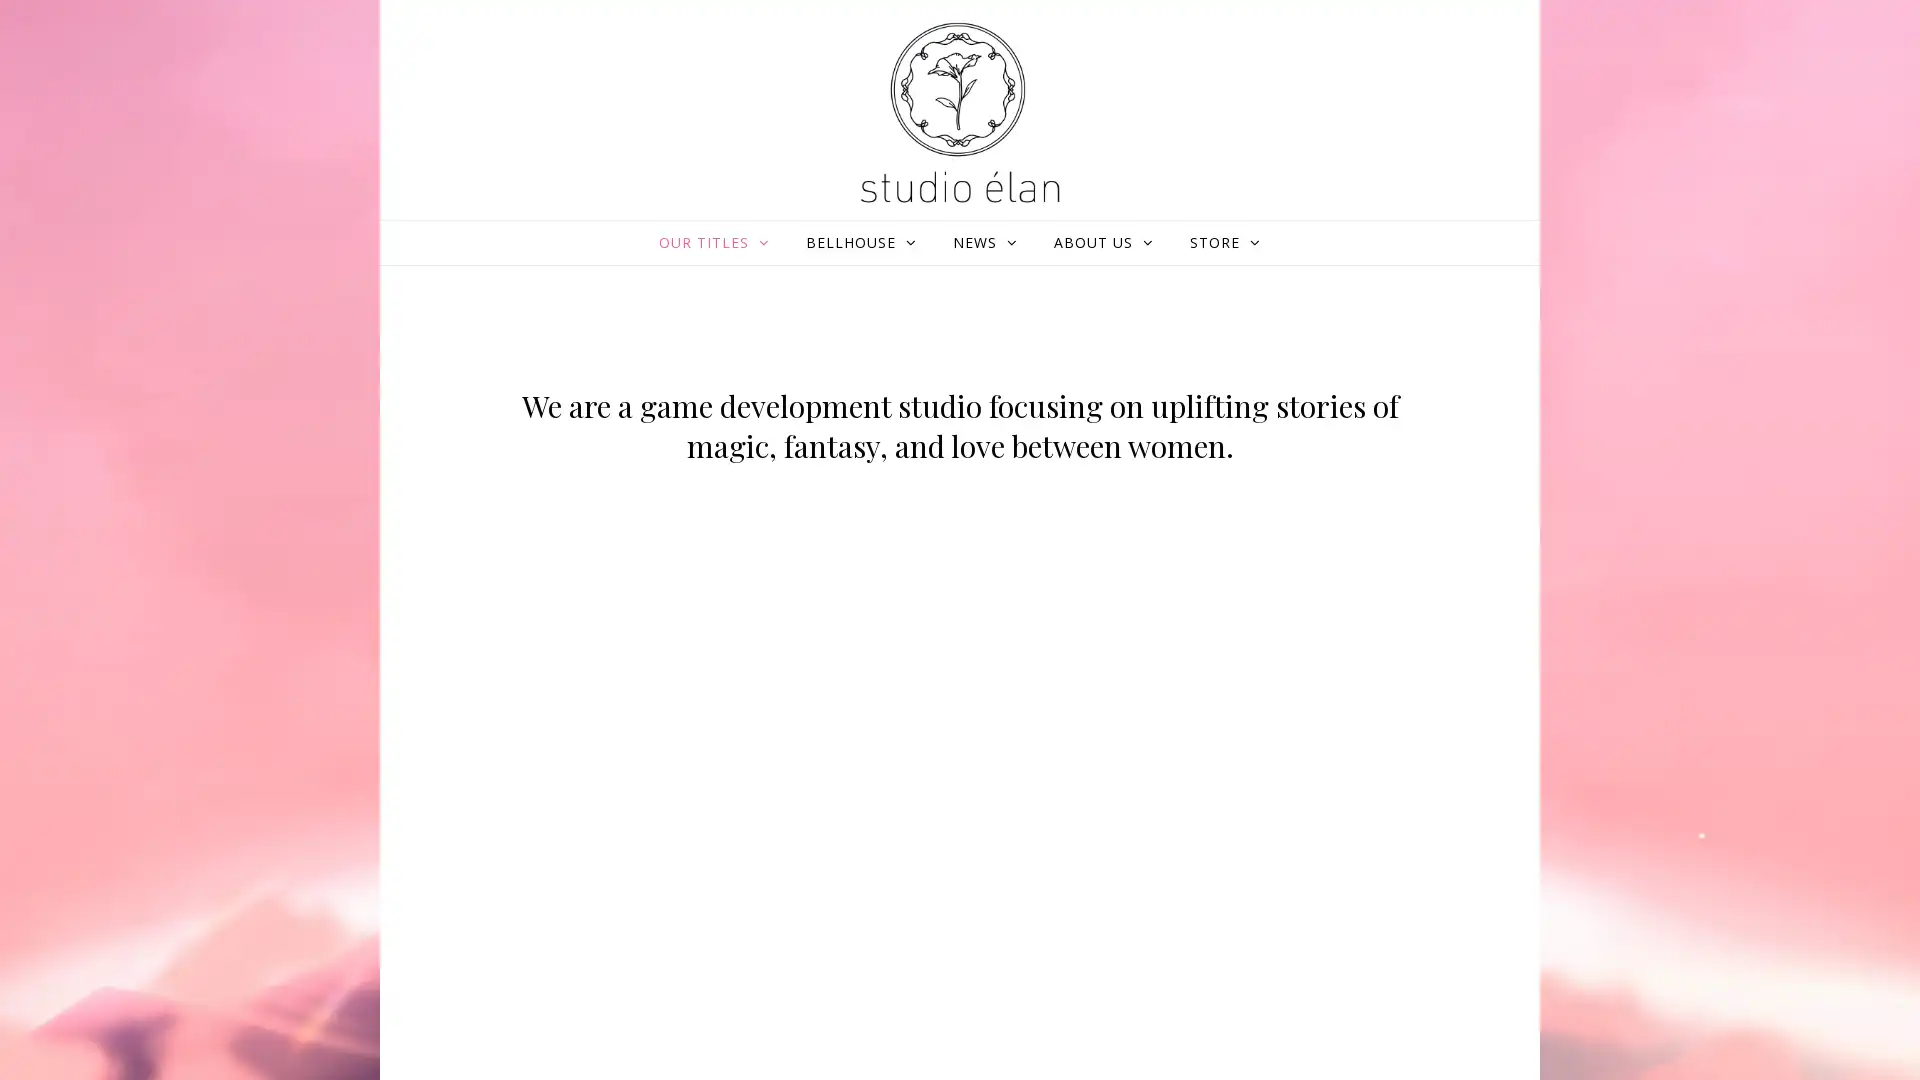 The height and width of the screenshot is (1080, 1920). Describe the element at coordinates (1394, 604) in the screenshot. I see `Our Newsletter` at that location.